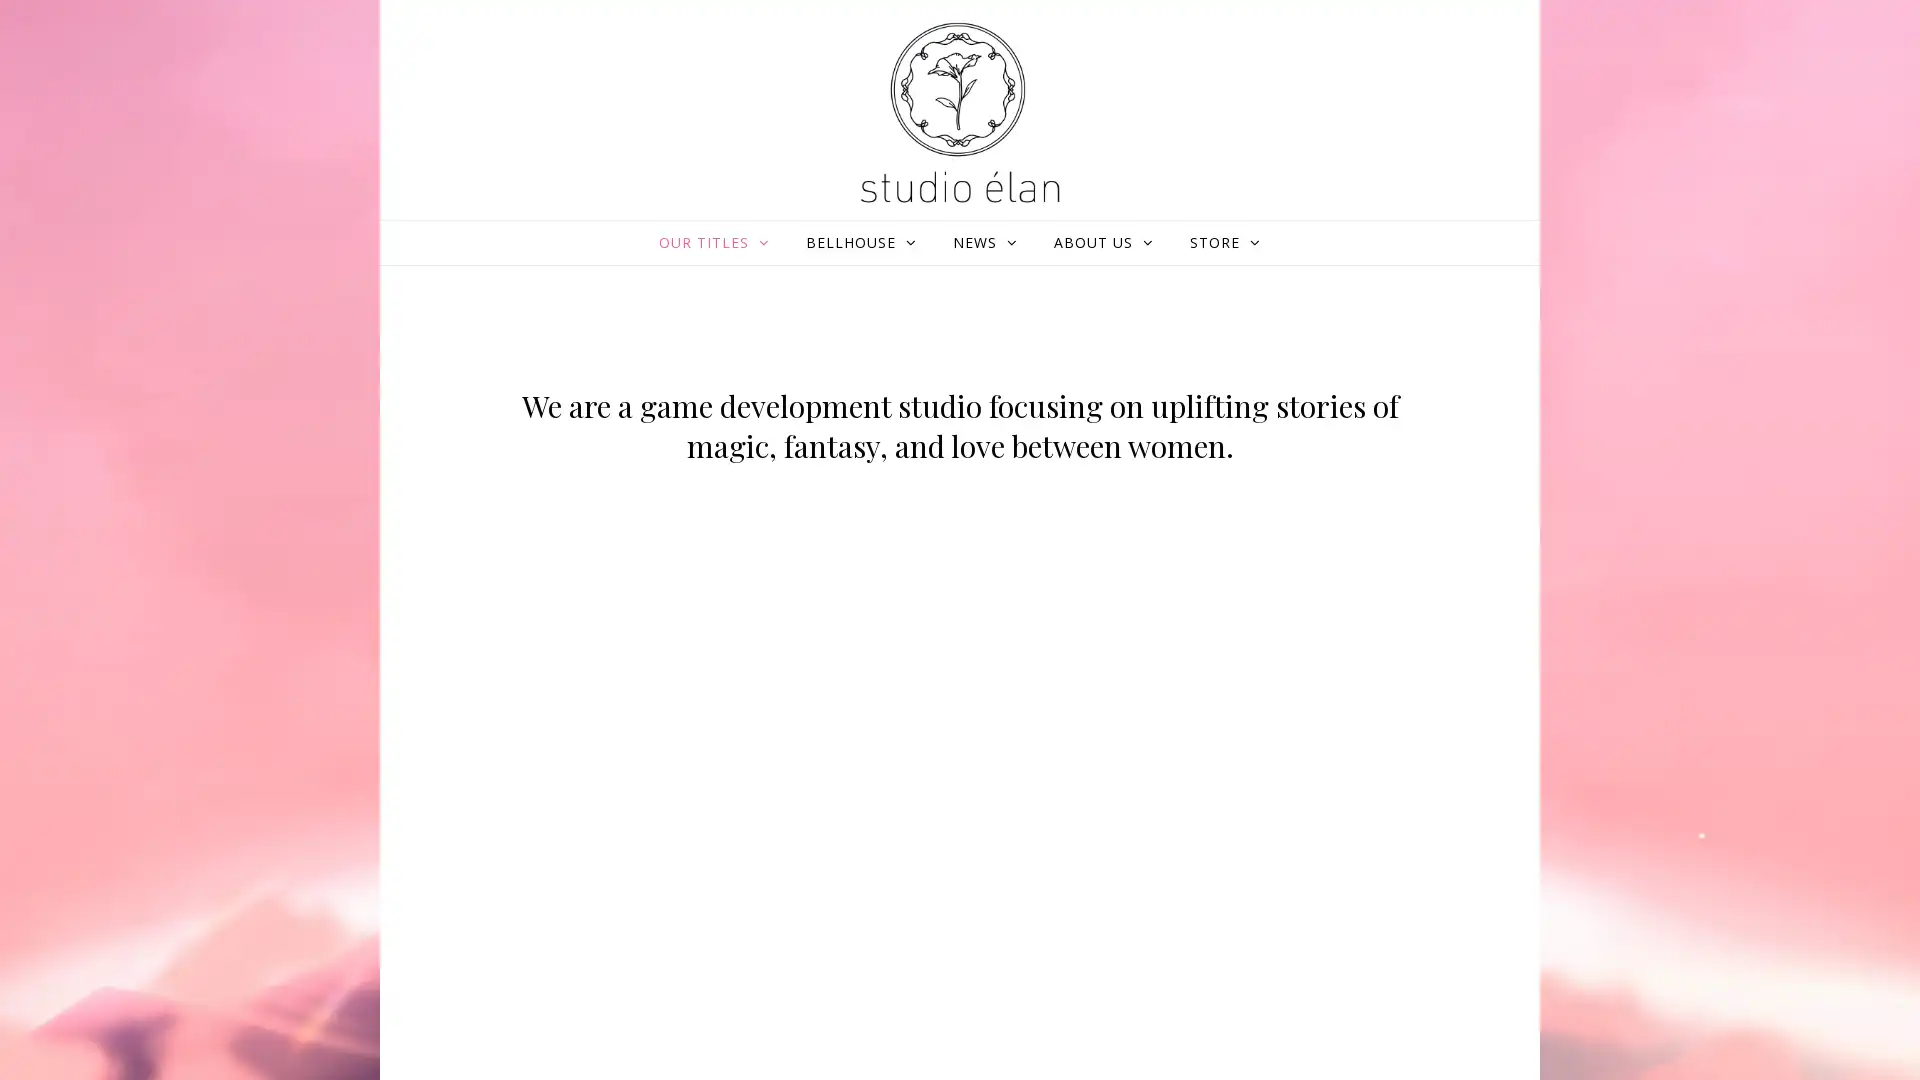 The height and width of the screenshot is (1080, 1920). Describe the element at coordinates (1394, 604) in the screenshot. I see `Our Newsletter` at that location.